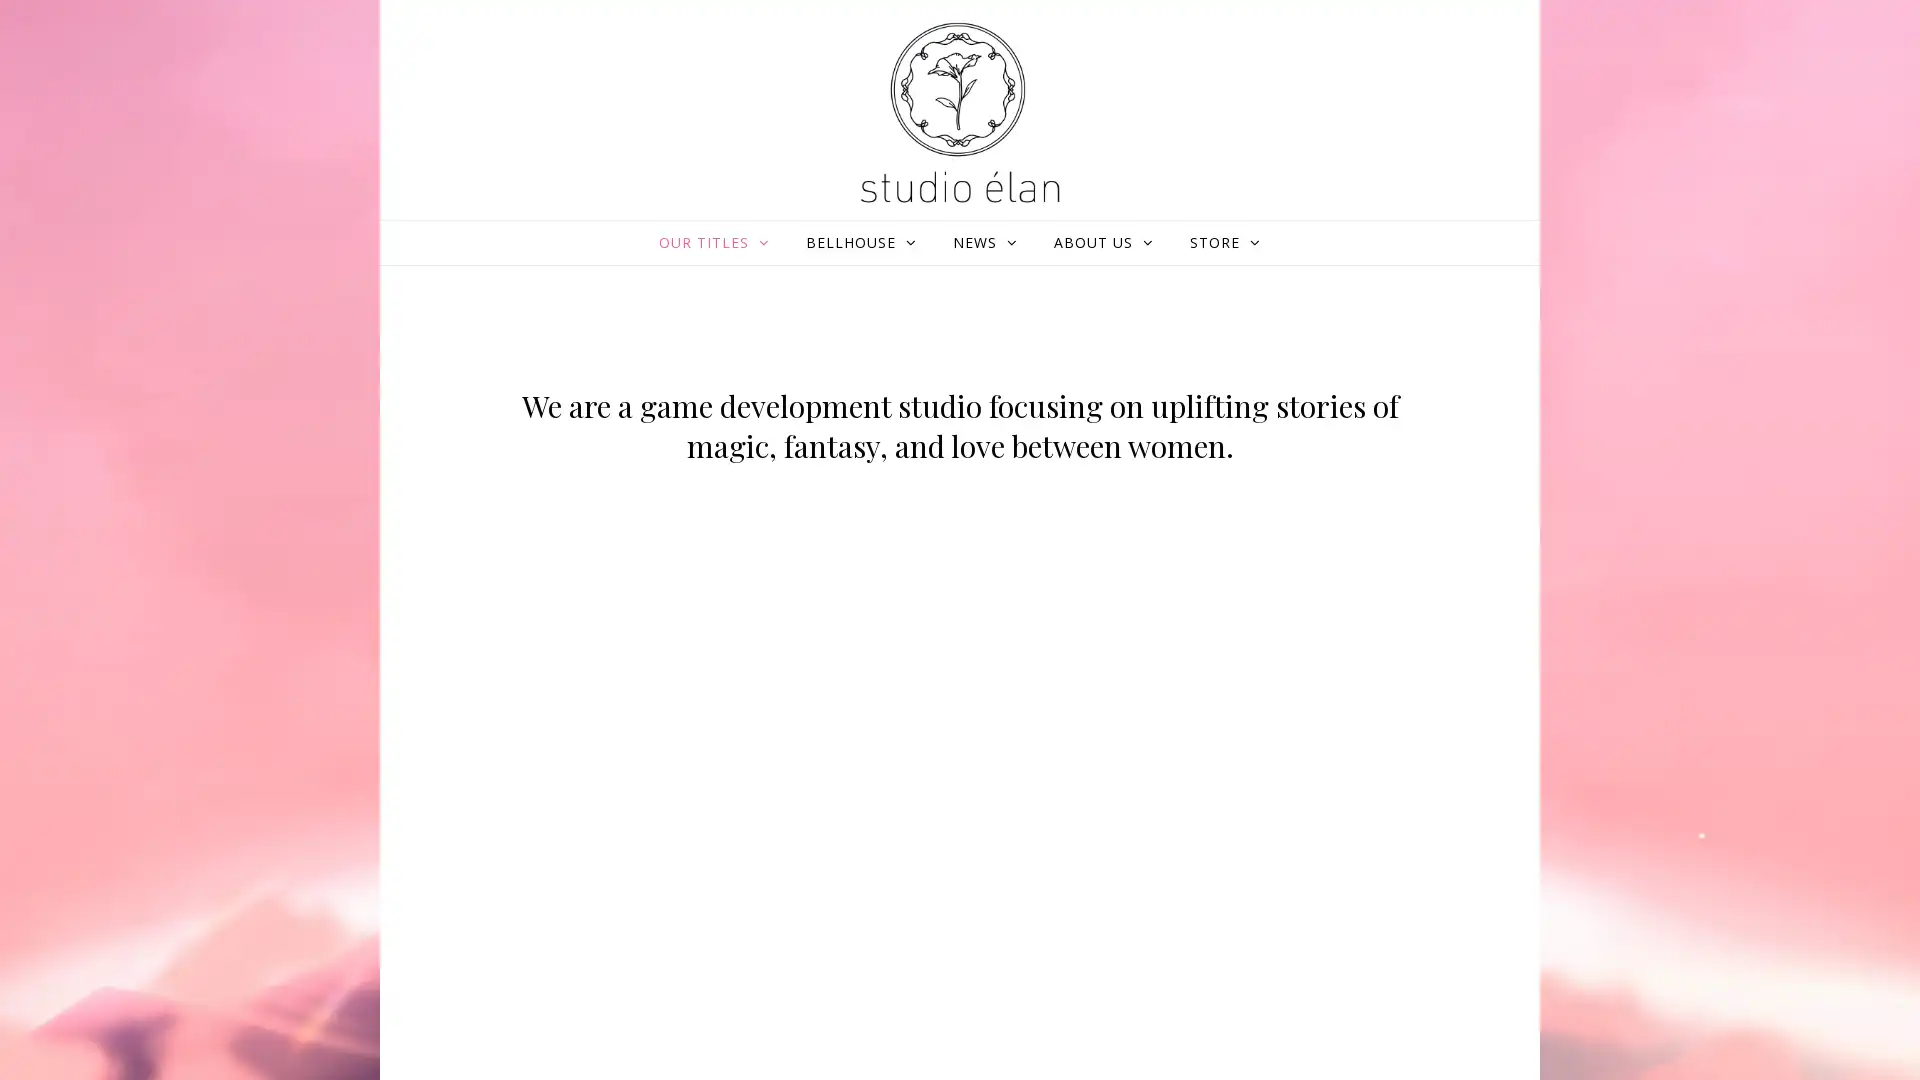 The height and width of the screenshot is (1080, 1920). Describe the element at coordinates (1394, 604) in the screenshot. I see `Our Newsletter` at that location.